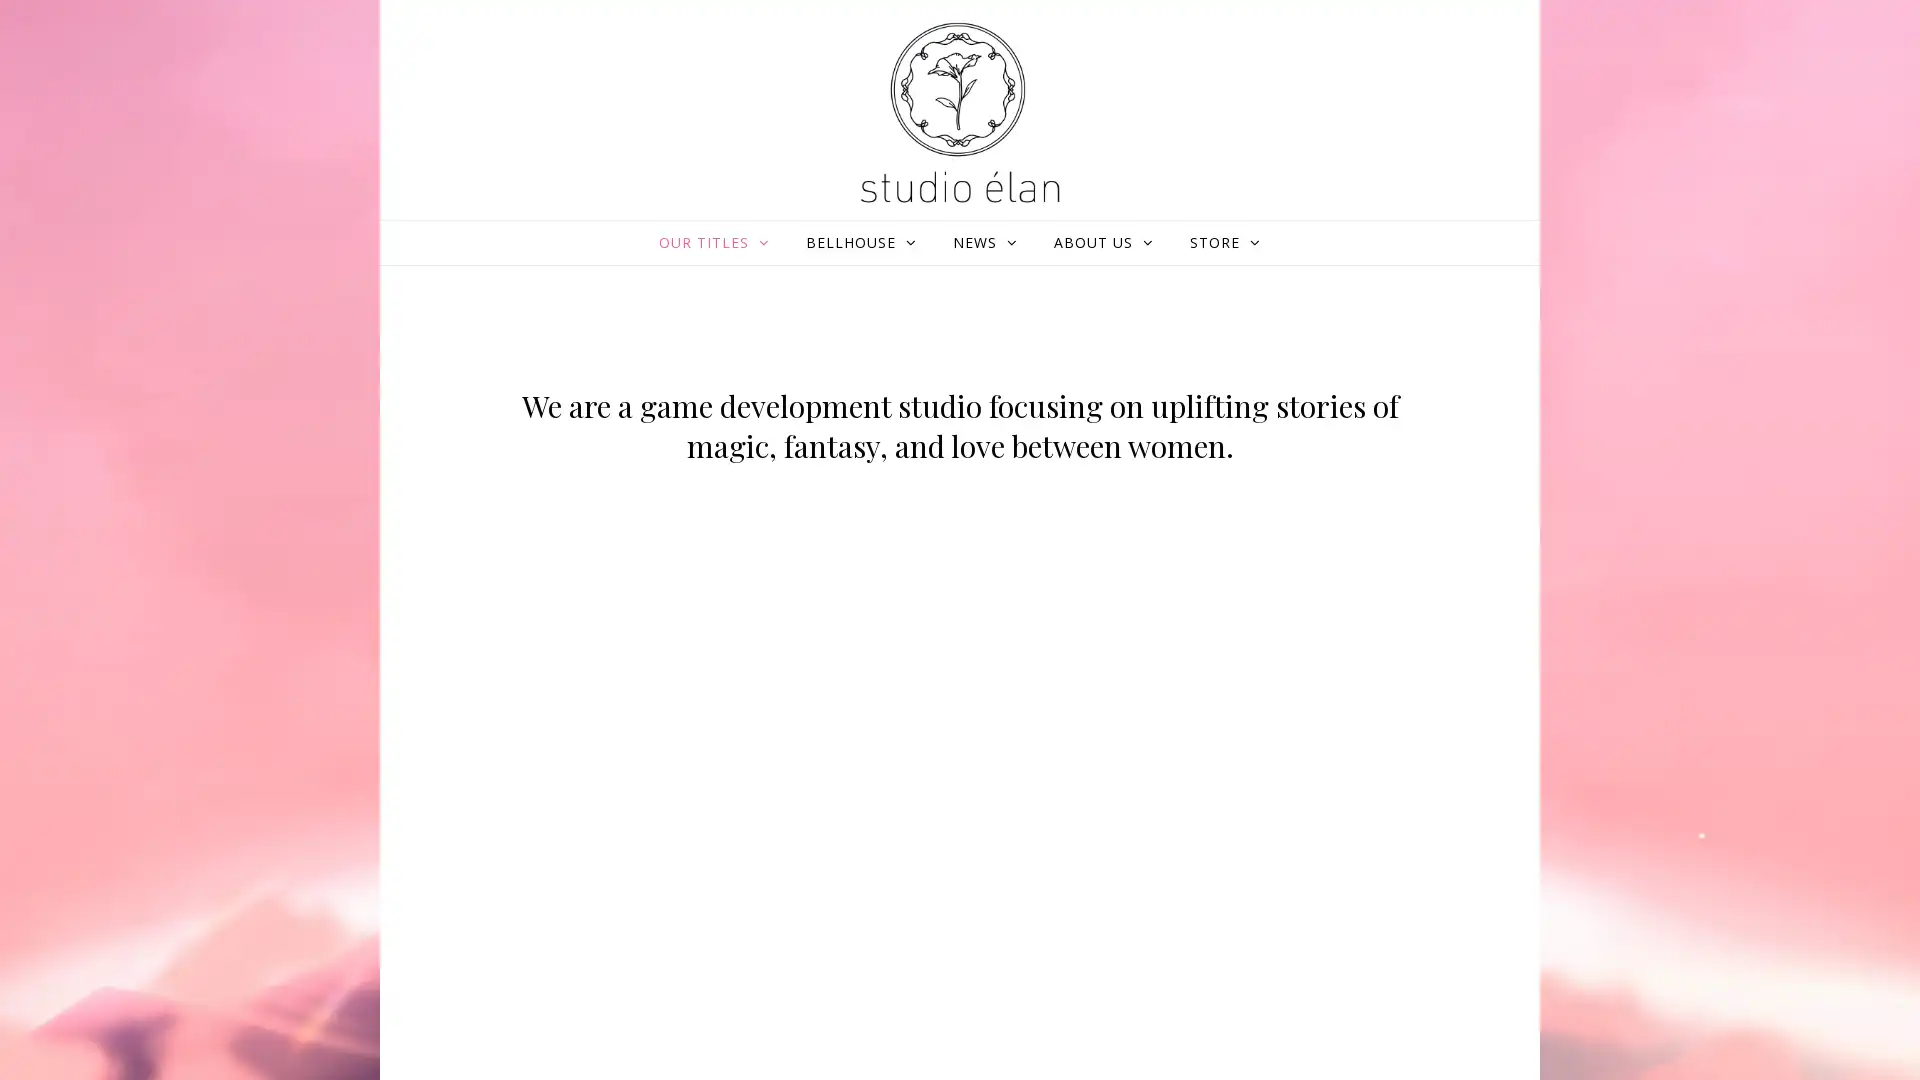 The height and width of the screenshot is (1080, 1920). Describe the element at coordinates (1394, 604) in the screenshot. I see `Our Newsletter` at that location.